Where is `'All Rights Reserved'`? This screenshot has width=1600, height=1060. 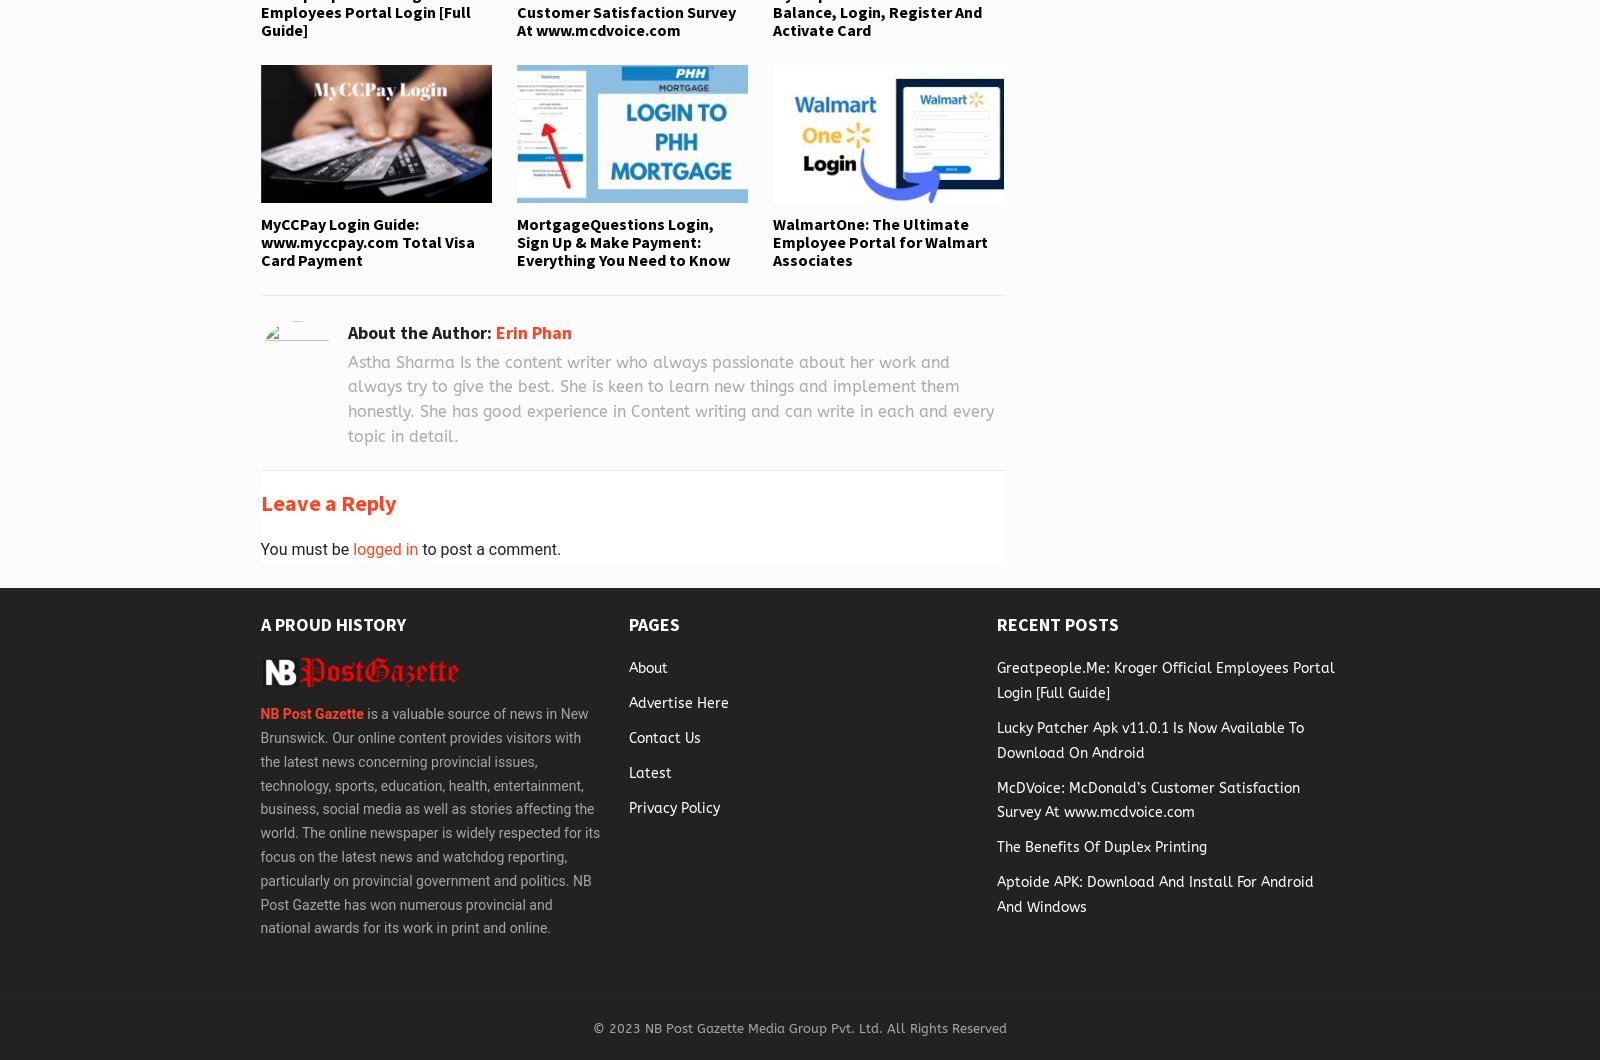 'All Rights Reserved' is located at coordinates (943, 1027).